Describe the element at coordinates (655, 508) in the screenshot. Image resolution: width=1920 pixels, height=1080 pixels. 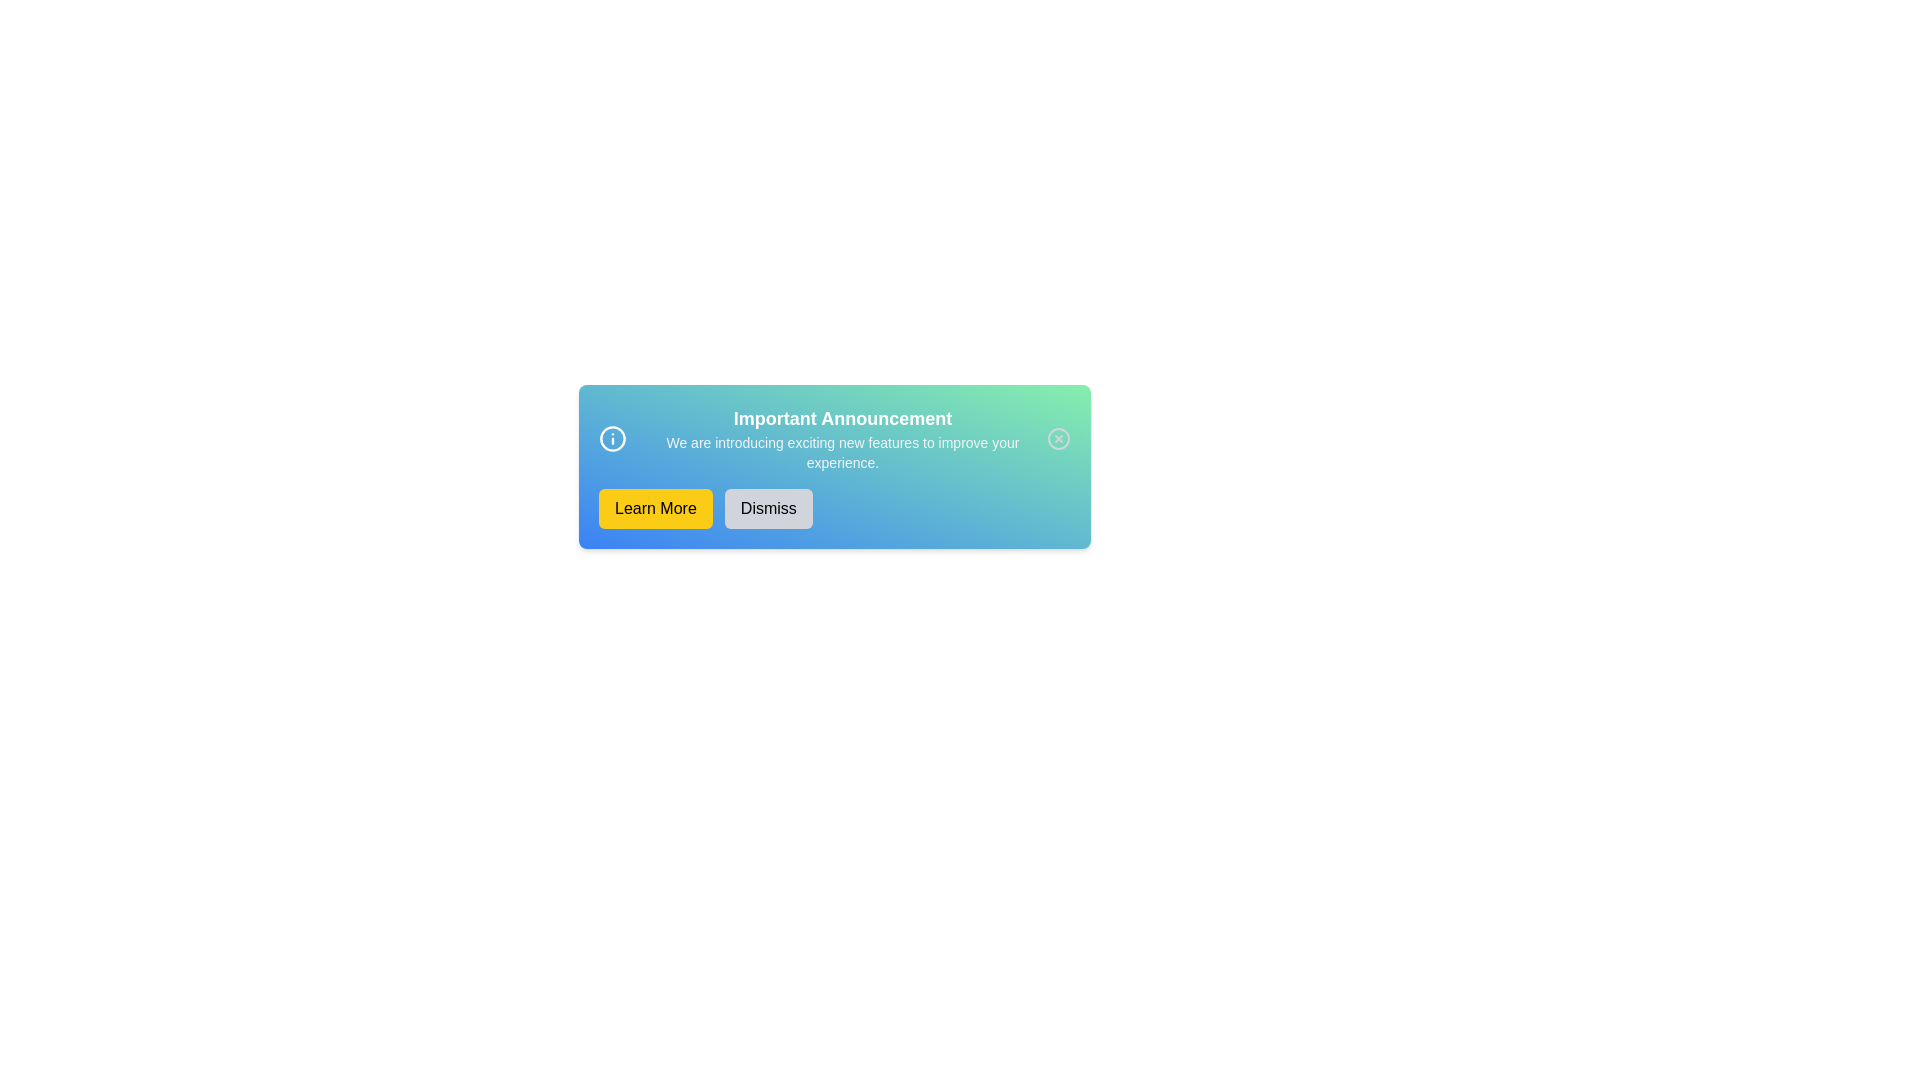
I see `the Learn More button to view its hover effect` at that location.